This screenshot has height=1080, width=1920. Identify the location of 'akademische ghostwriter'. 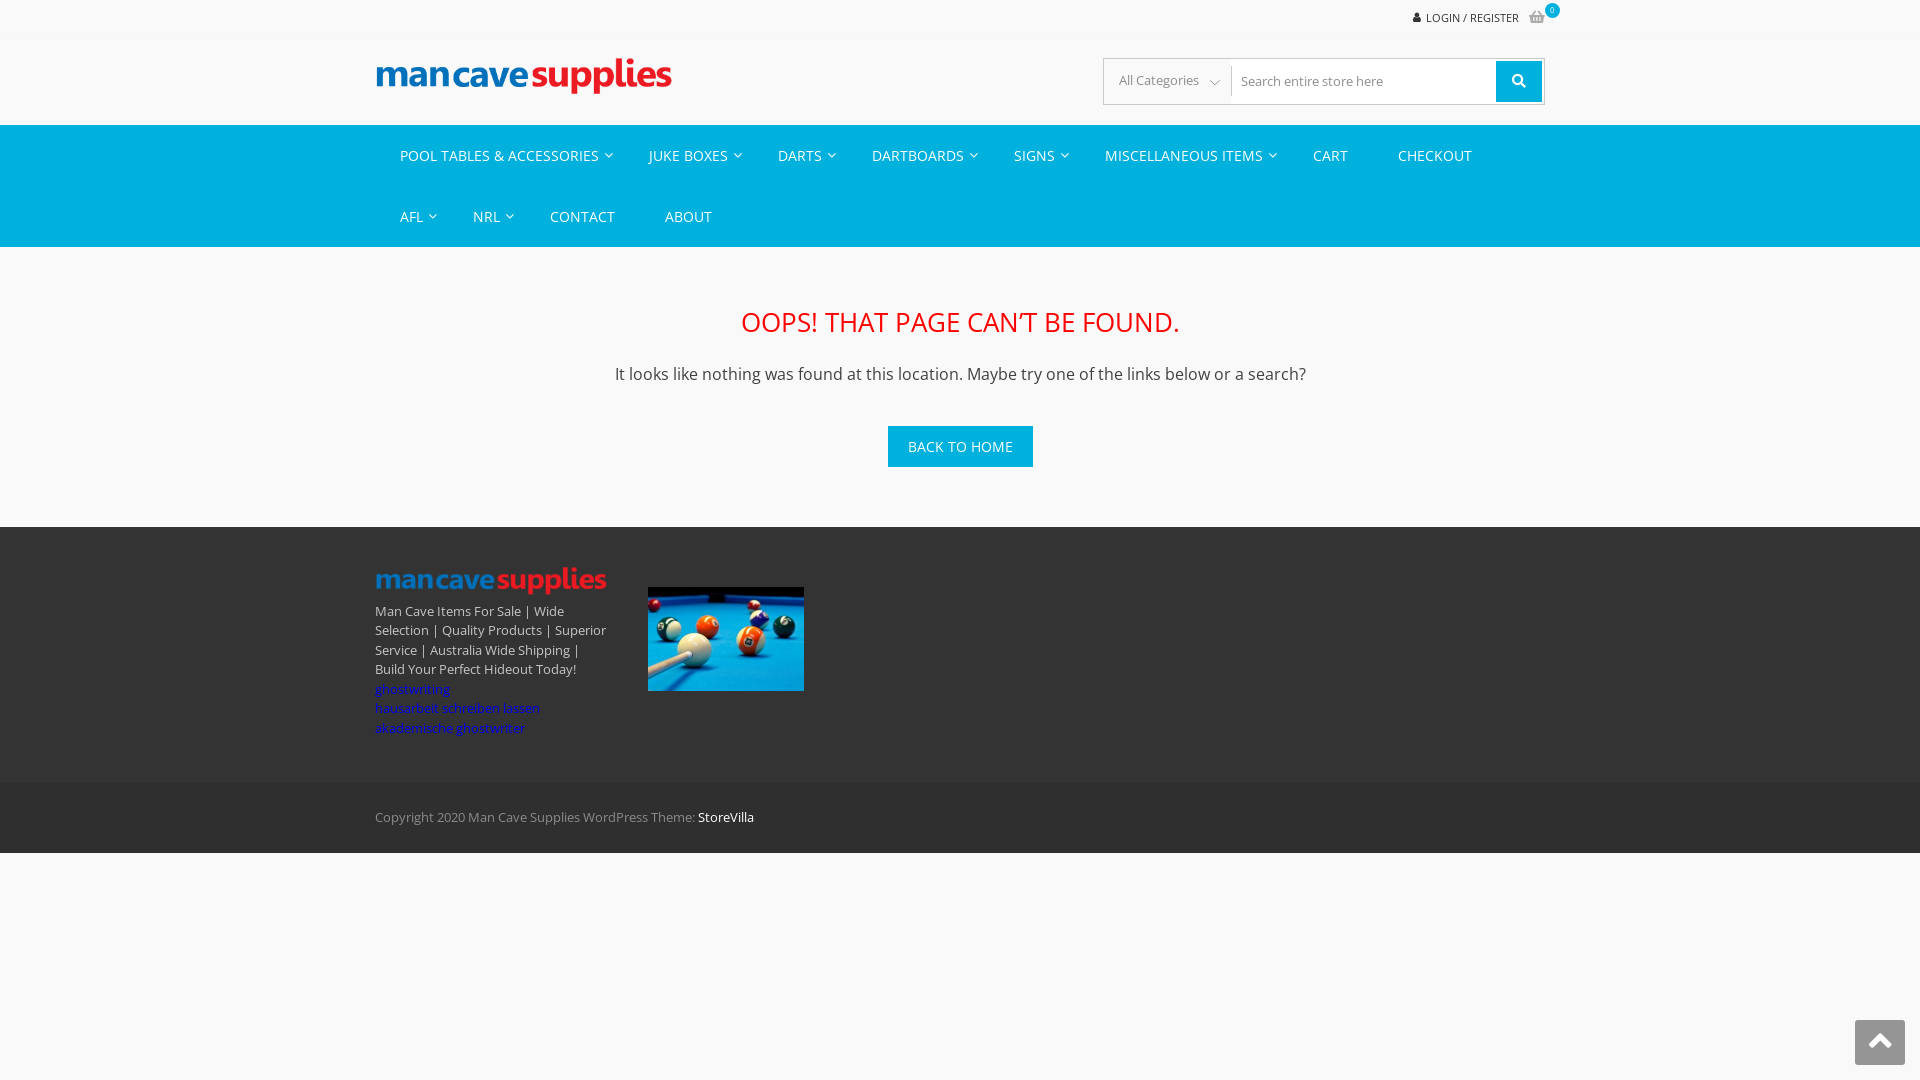
(374, 728).